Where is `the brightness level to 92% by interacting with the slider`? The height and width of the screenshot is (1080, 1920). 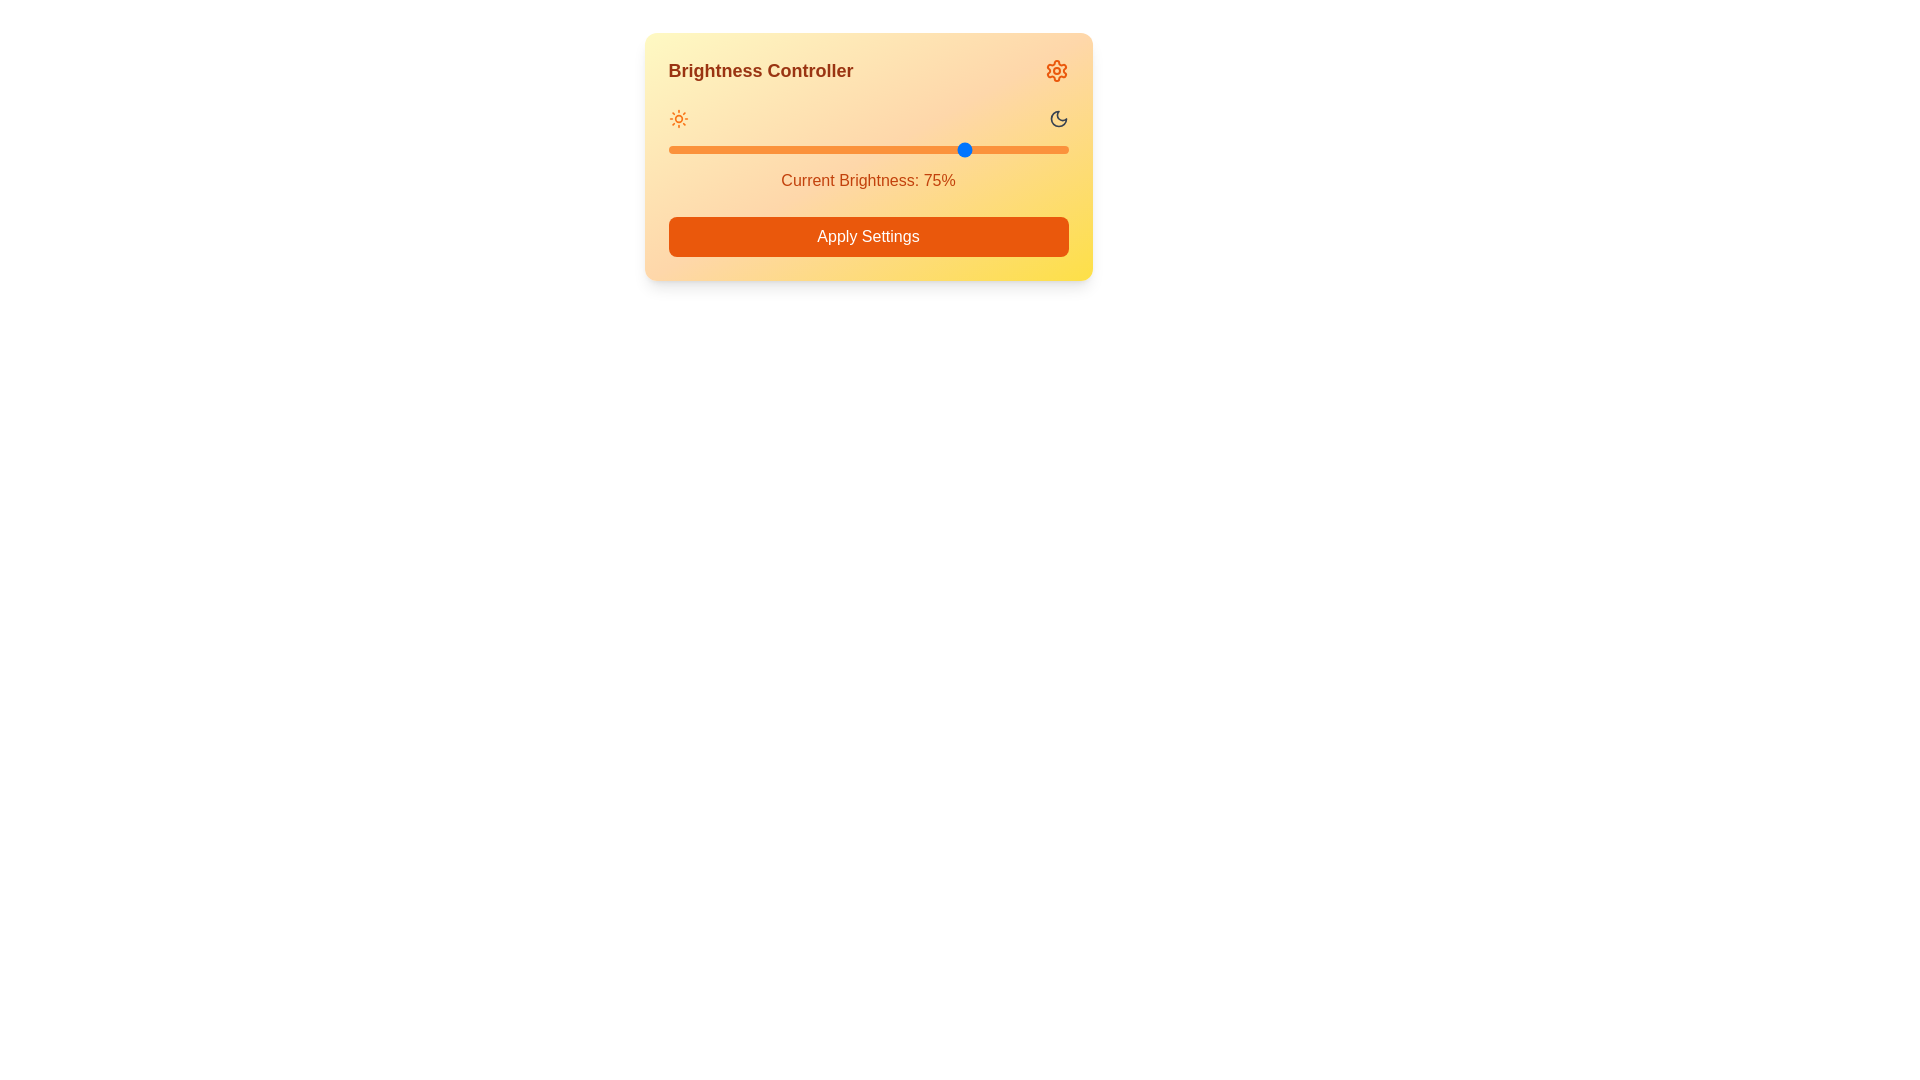 the brightness level to 92% by interacting with the slider is located at coordinates (1036, 149).